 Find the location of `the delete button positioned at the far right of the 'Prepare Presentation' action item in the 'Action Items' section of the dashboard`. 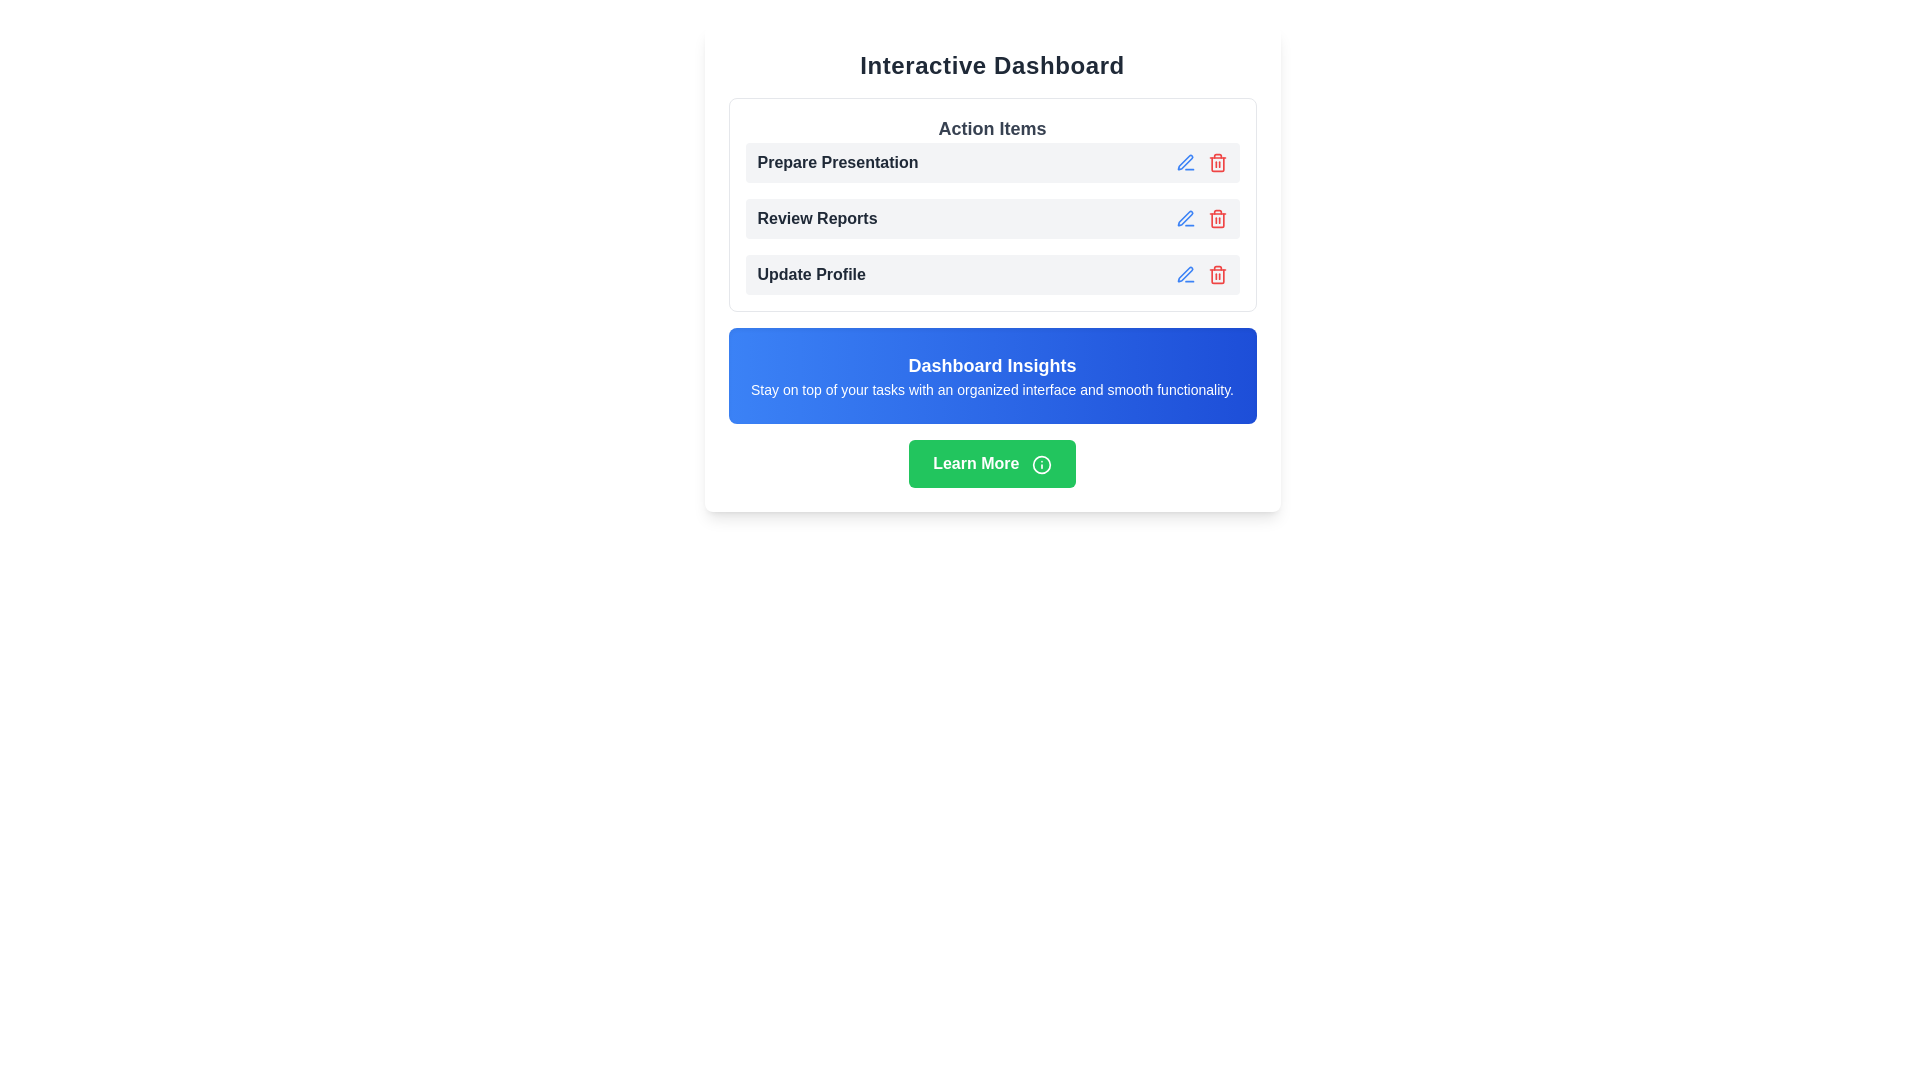

the delete button positioned at the far right of the 'Prepare Presentation' action item in the 'Action Items' section of the dashboard is located at coordinates (1216, 161).